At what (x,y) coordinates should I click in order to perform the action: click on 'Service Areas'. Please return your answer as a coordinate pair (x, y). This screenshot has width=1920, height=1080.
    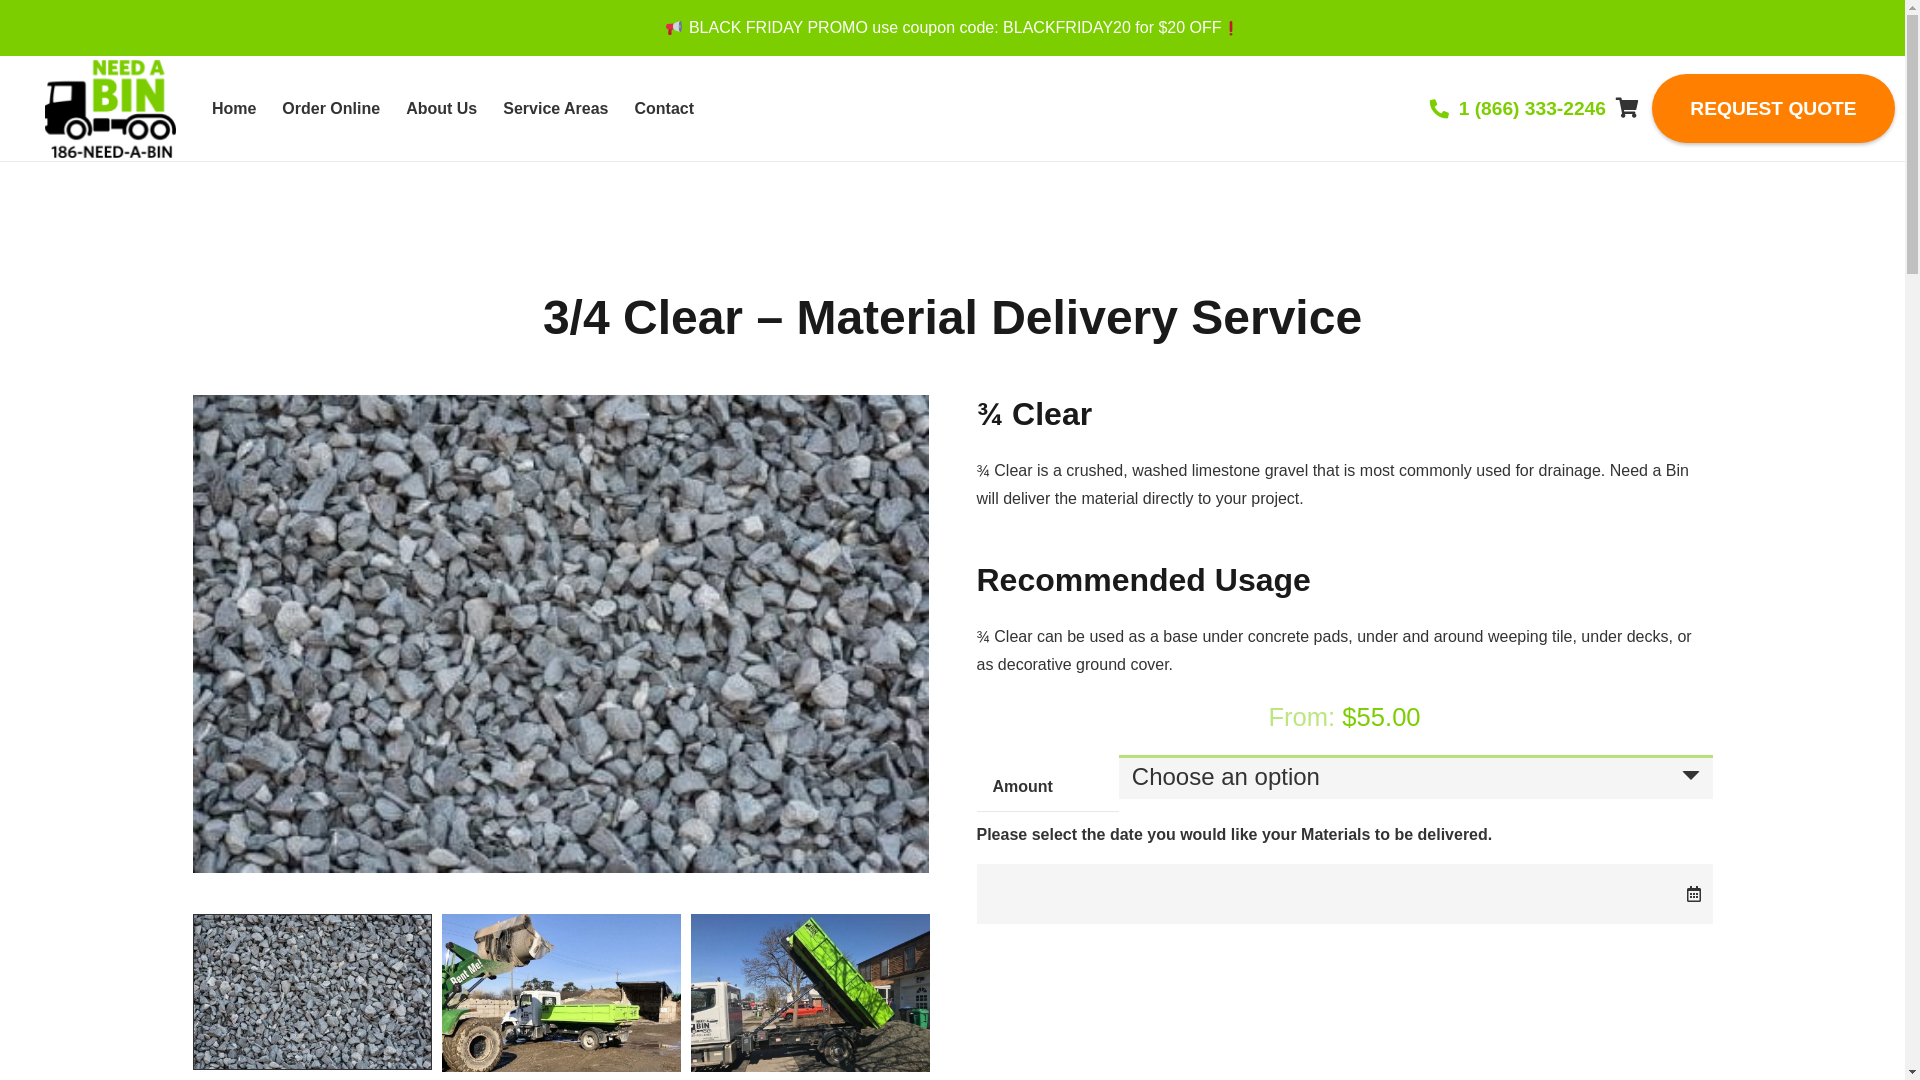
    Looking at the image, I should click on (555, 108).